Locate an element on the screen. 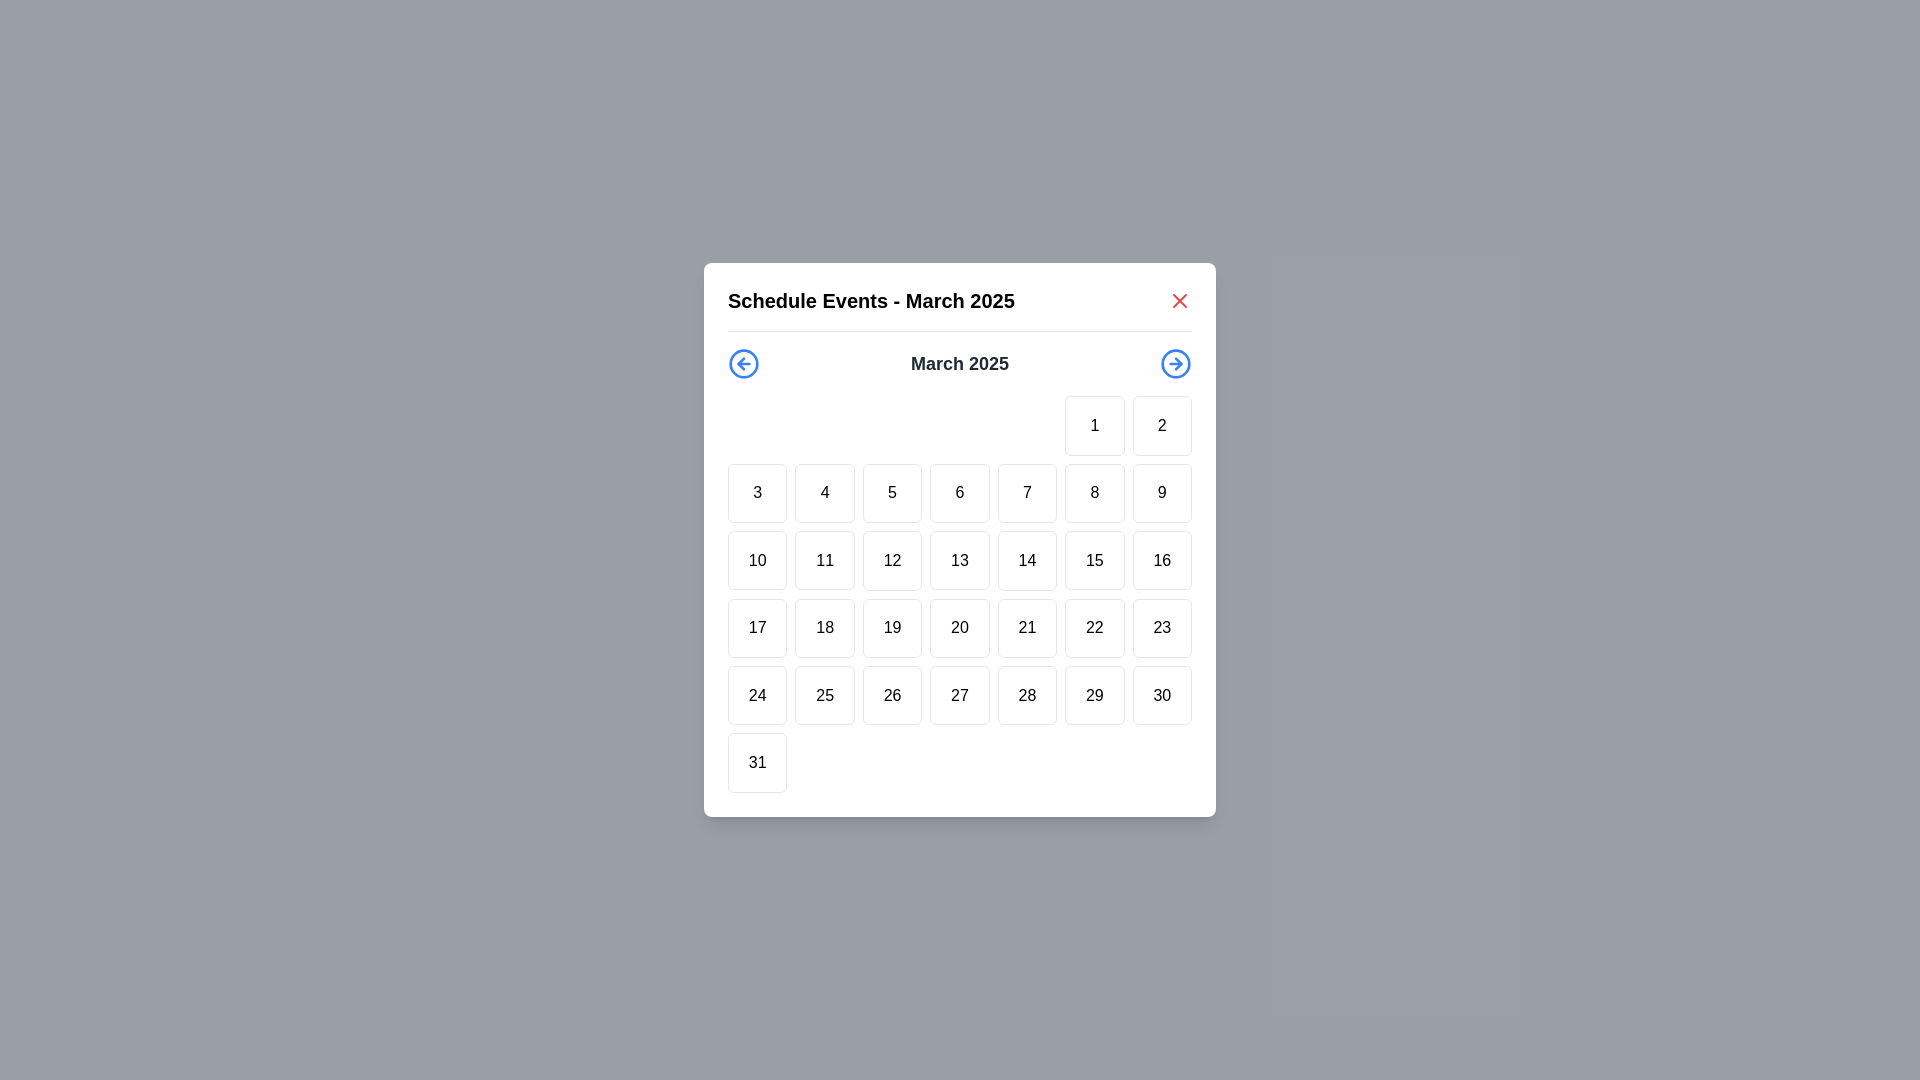  the square button displaying the text '27' in the calendar interface is located at coordinates (960, 694).